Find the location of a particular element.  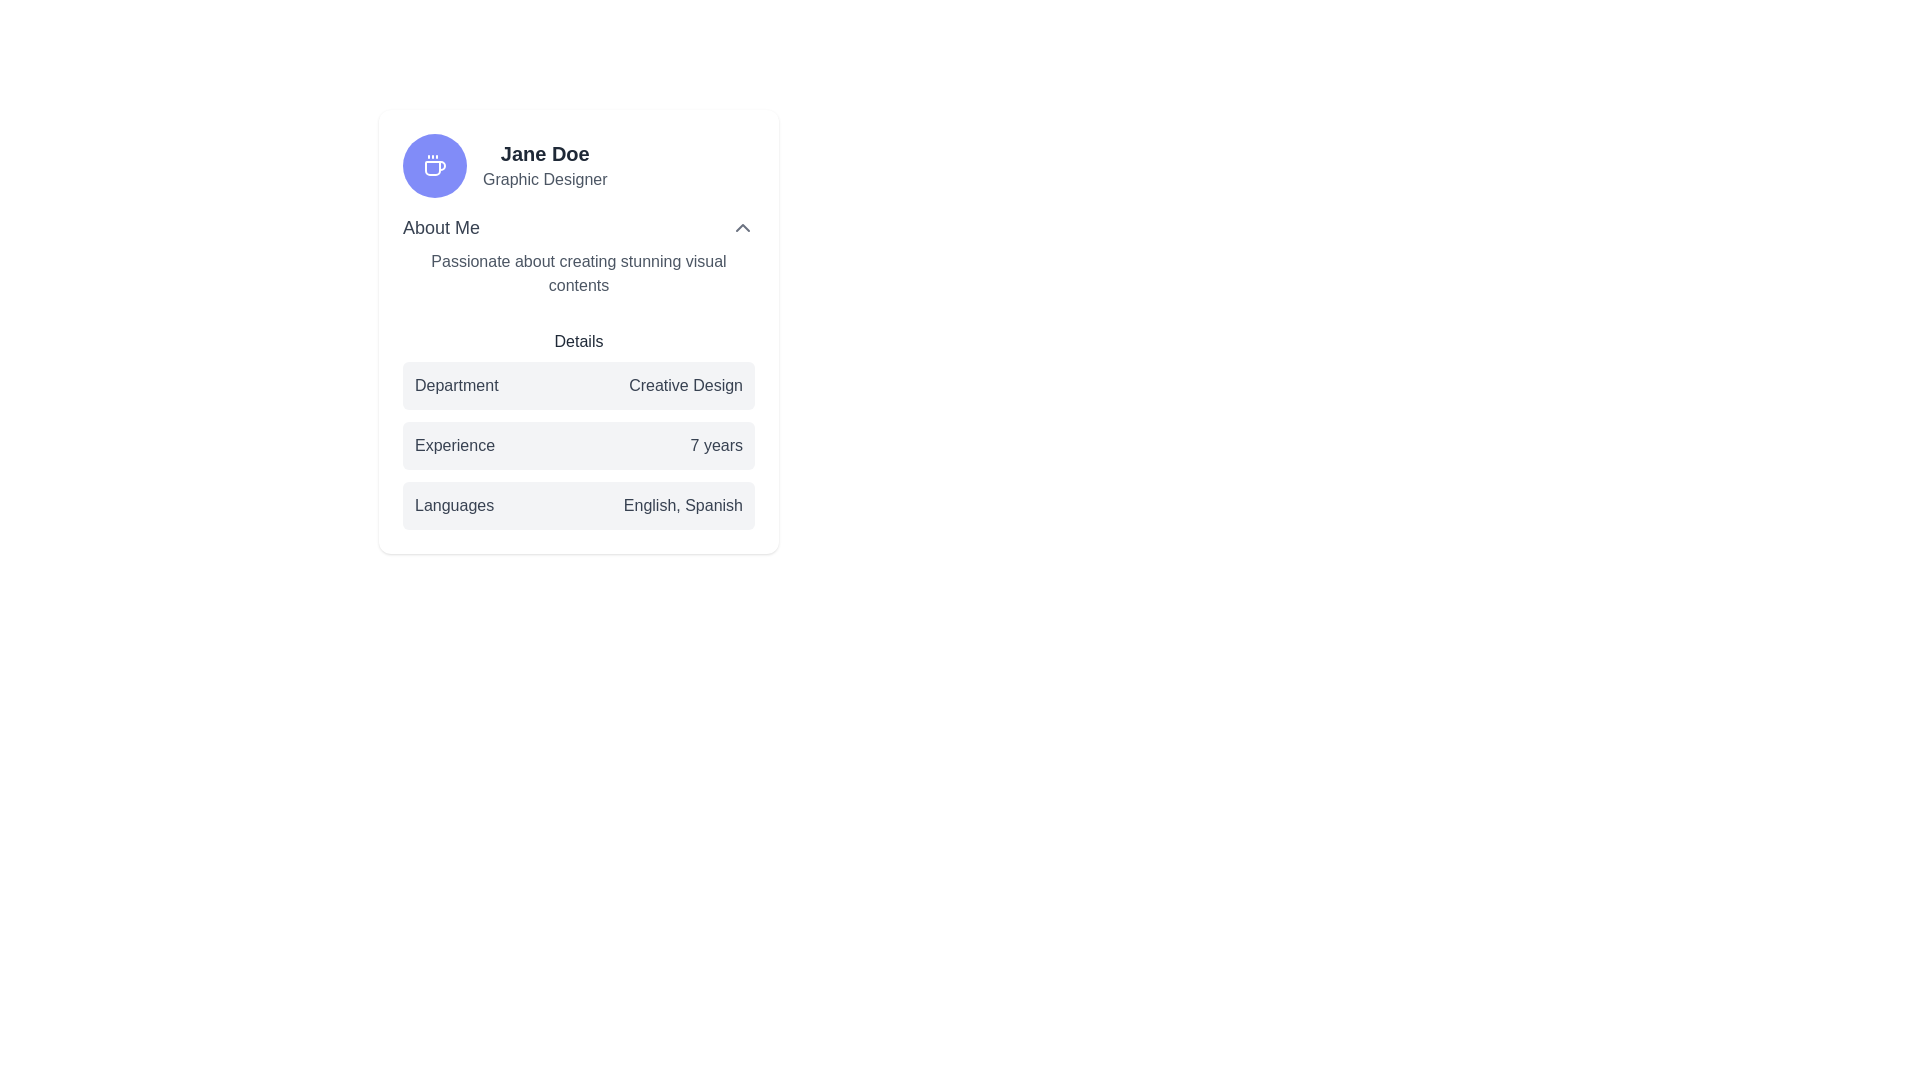

text content of the gray text block displaying 'Passionate about creating stunning visual contents', located below the 'About Me' heading in the user profile card is located at coordinates (578, 273).